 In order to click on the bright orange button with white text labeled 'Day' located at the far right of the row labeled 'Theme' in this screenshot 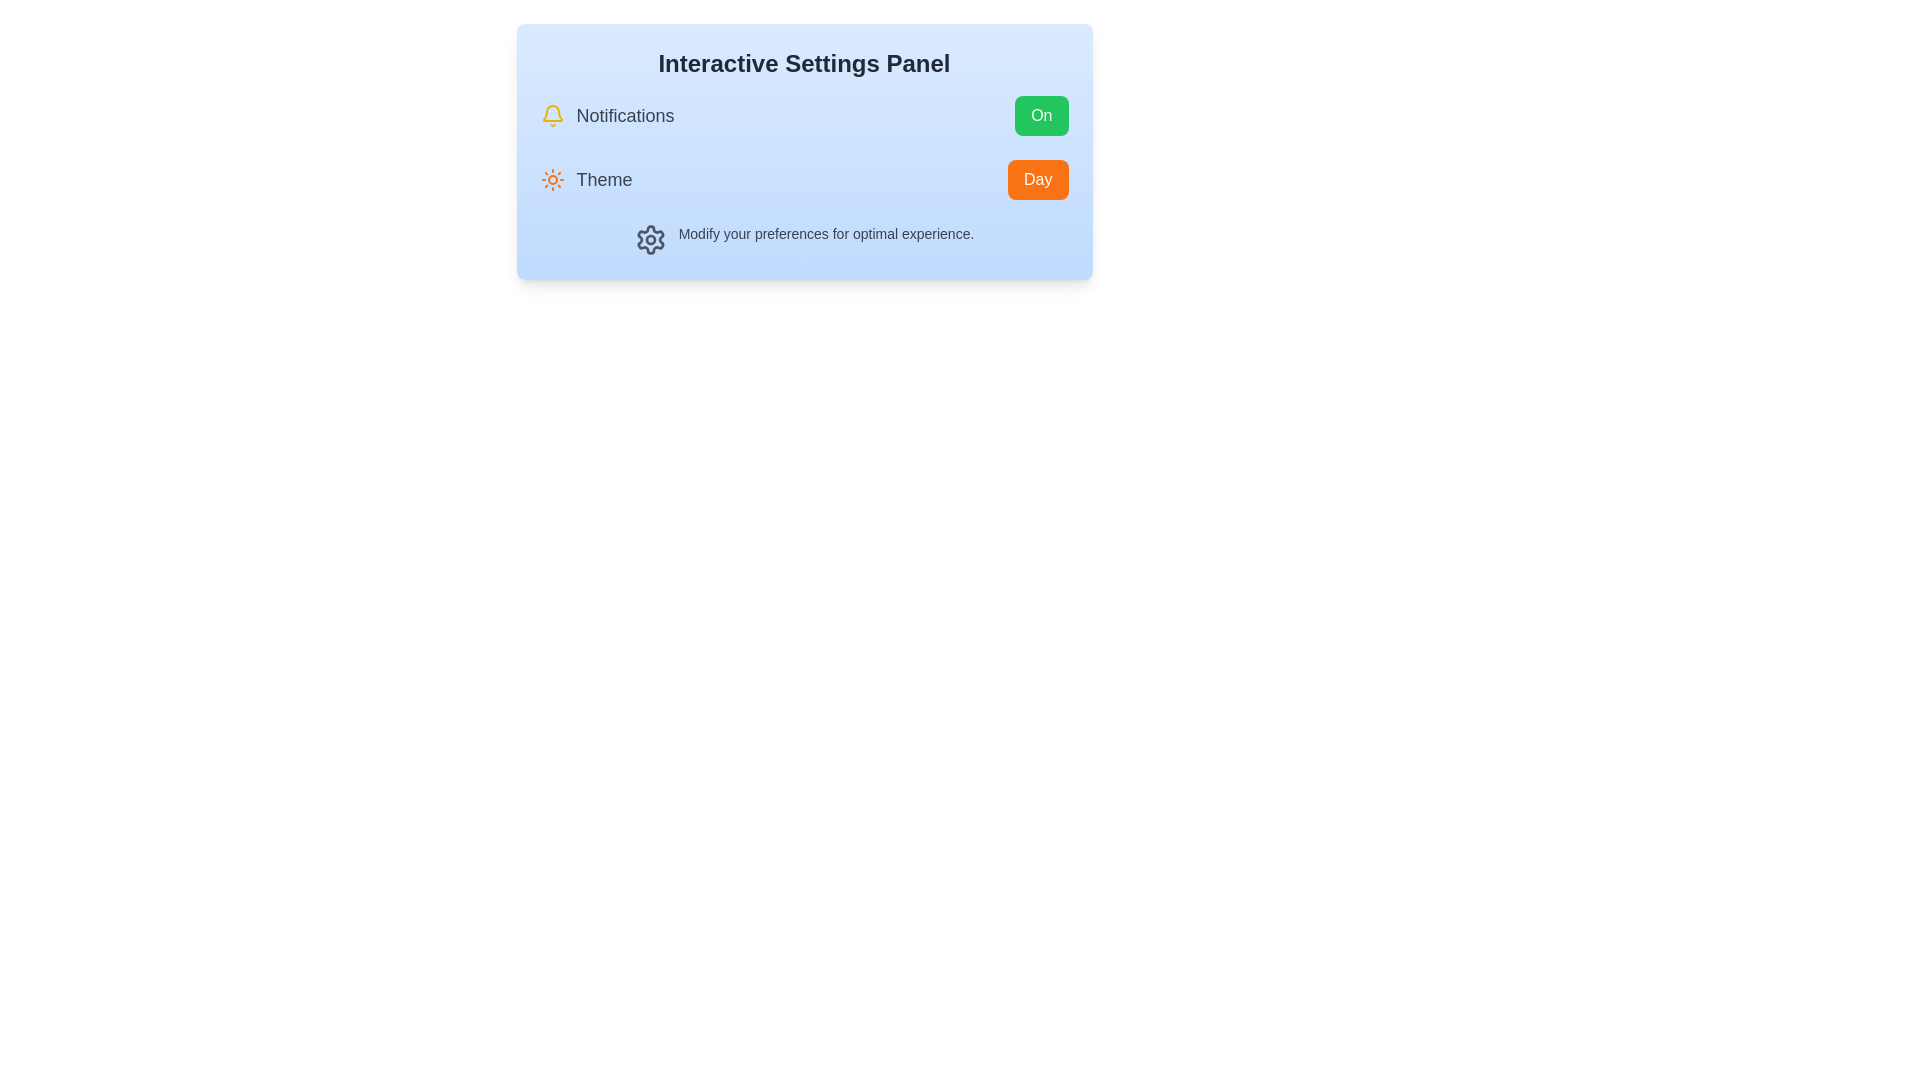, I will do `click(1037, 180)`.